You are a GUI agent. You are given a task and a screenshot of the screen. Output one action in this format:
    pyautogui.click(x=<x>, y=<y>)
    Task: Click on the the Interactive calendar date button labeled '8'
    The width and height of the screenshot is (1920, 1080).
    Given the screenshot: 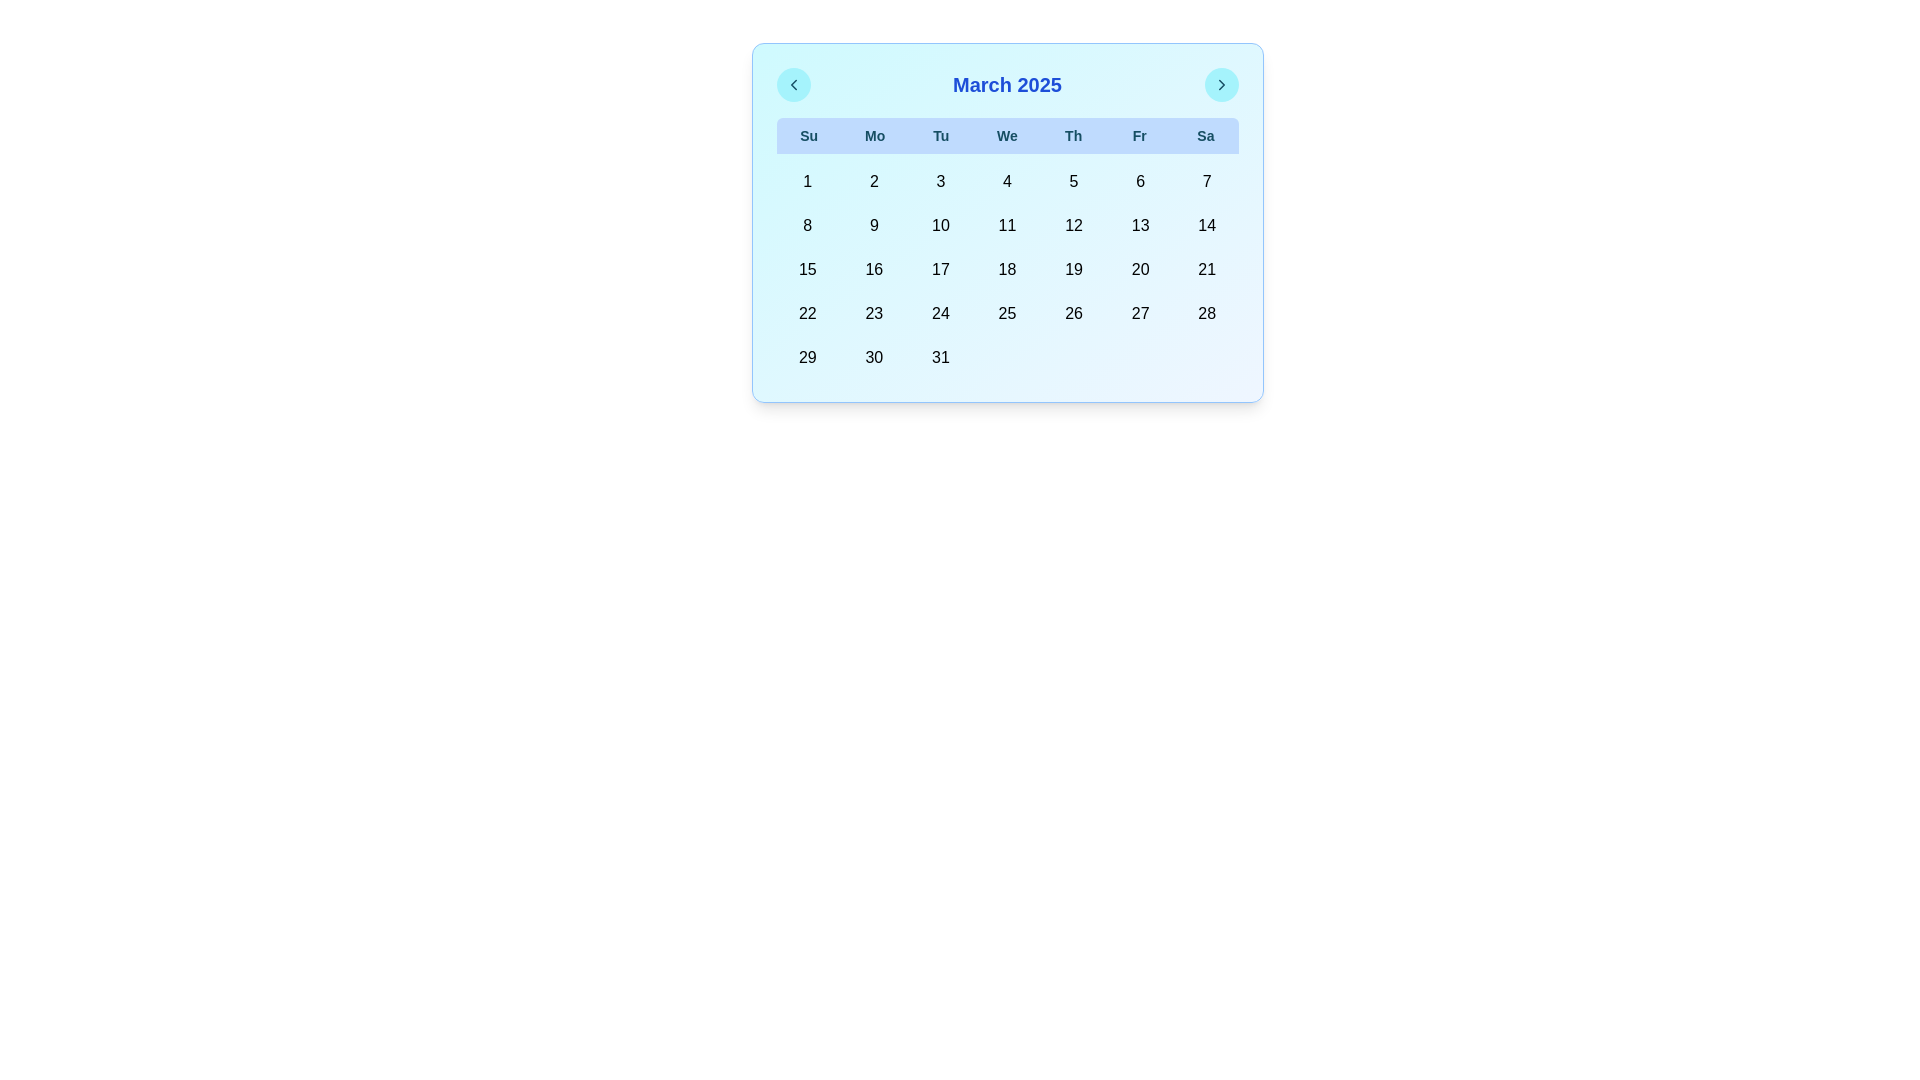 What is the action you would take?
    pyautogui.click(x=807, y=225)
    